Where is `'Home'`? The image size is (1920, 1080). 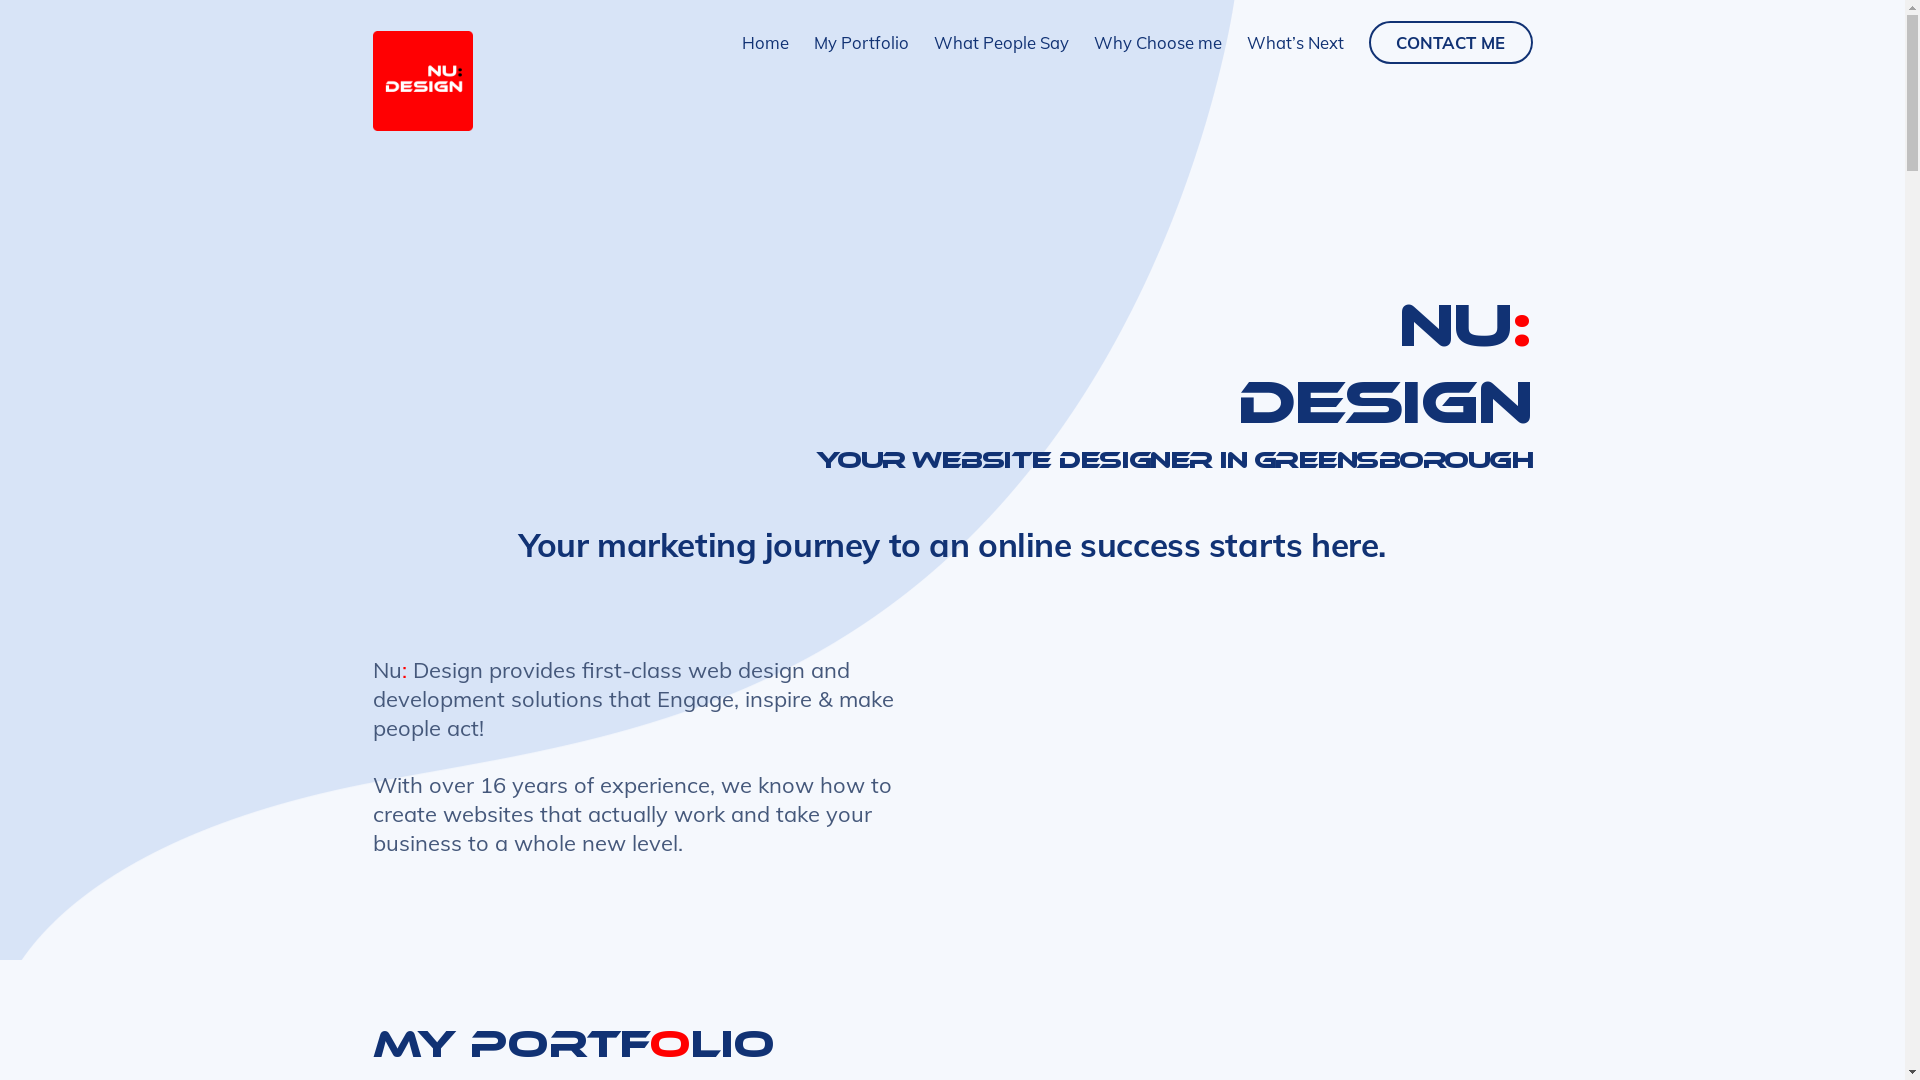
'Home' is located at coordinates (764, 42).